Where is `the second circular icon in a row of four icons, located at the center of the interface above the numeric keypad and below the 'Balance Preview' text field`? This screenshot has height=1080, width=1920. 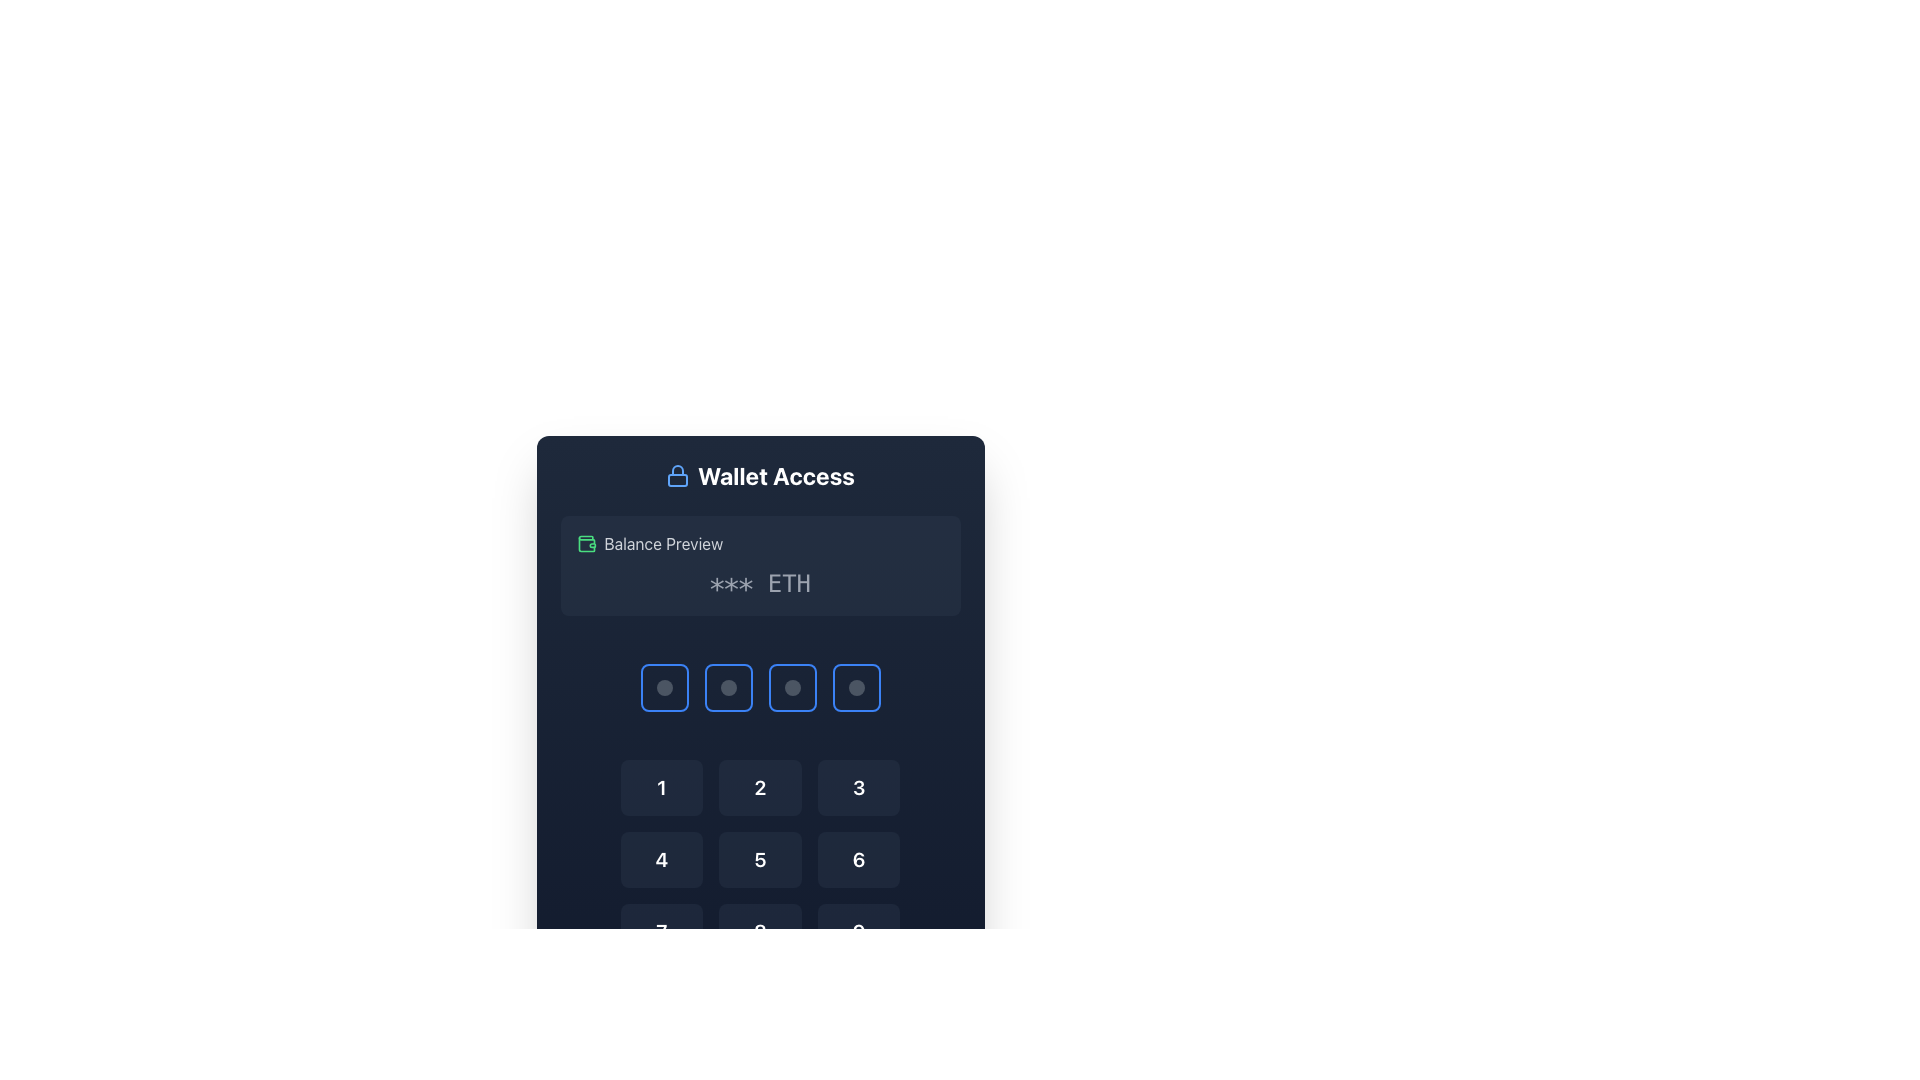 the second circular icon in a row of four icons, located at the center of the interface above the numeric keypad and below the 'Balance Preview' text field is located at coordinates (727, 686).